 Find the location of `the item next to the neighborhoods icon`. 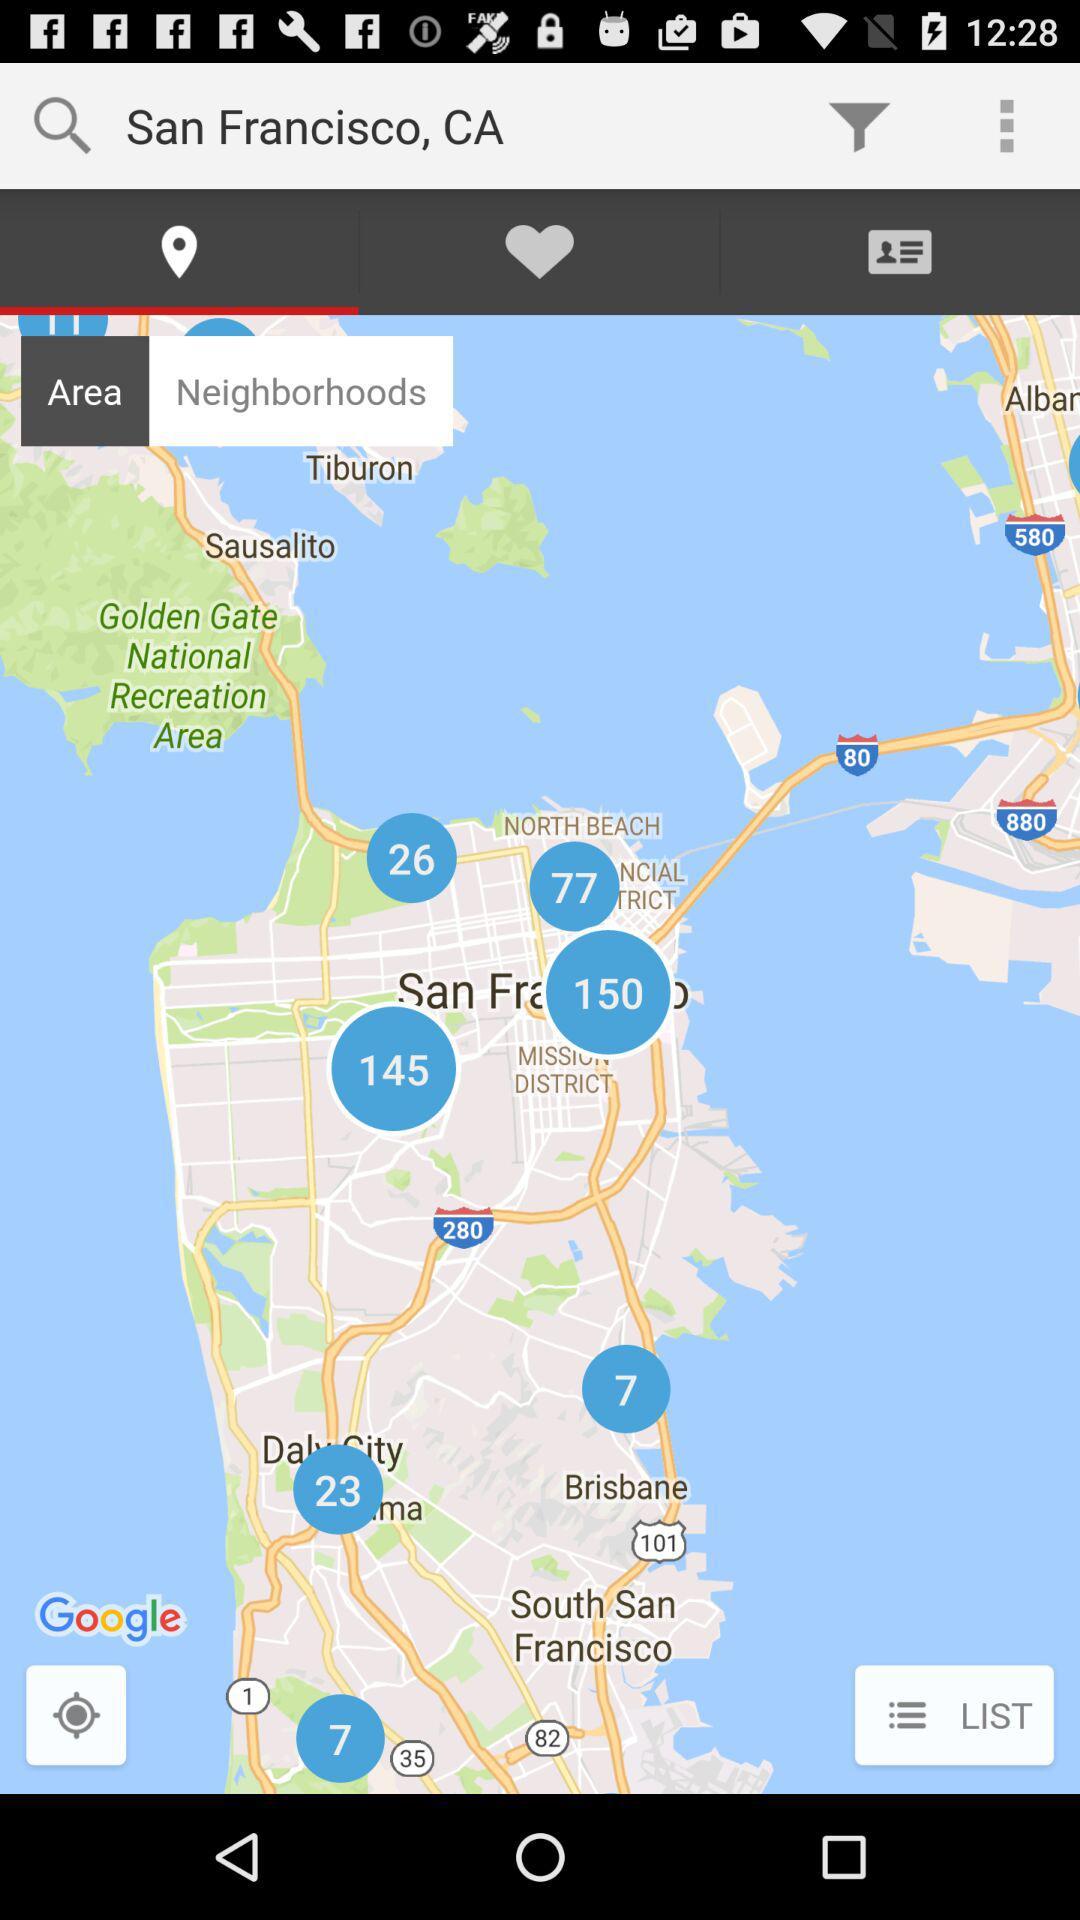

the item next to the neighborhoods icon is located at coordinates (84, 391).